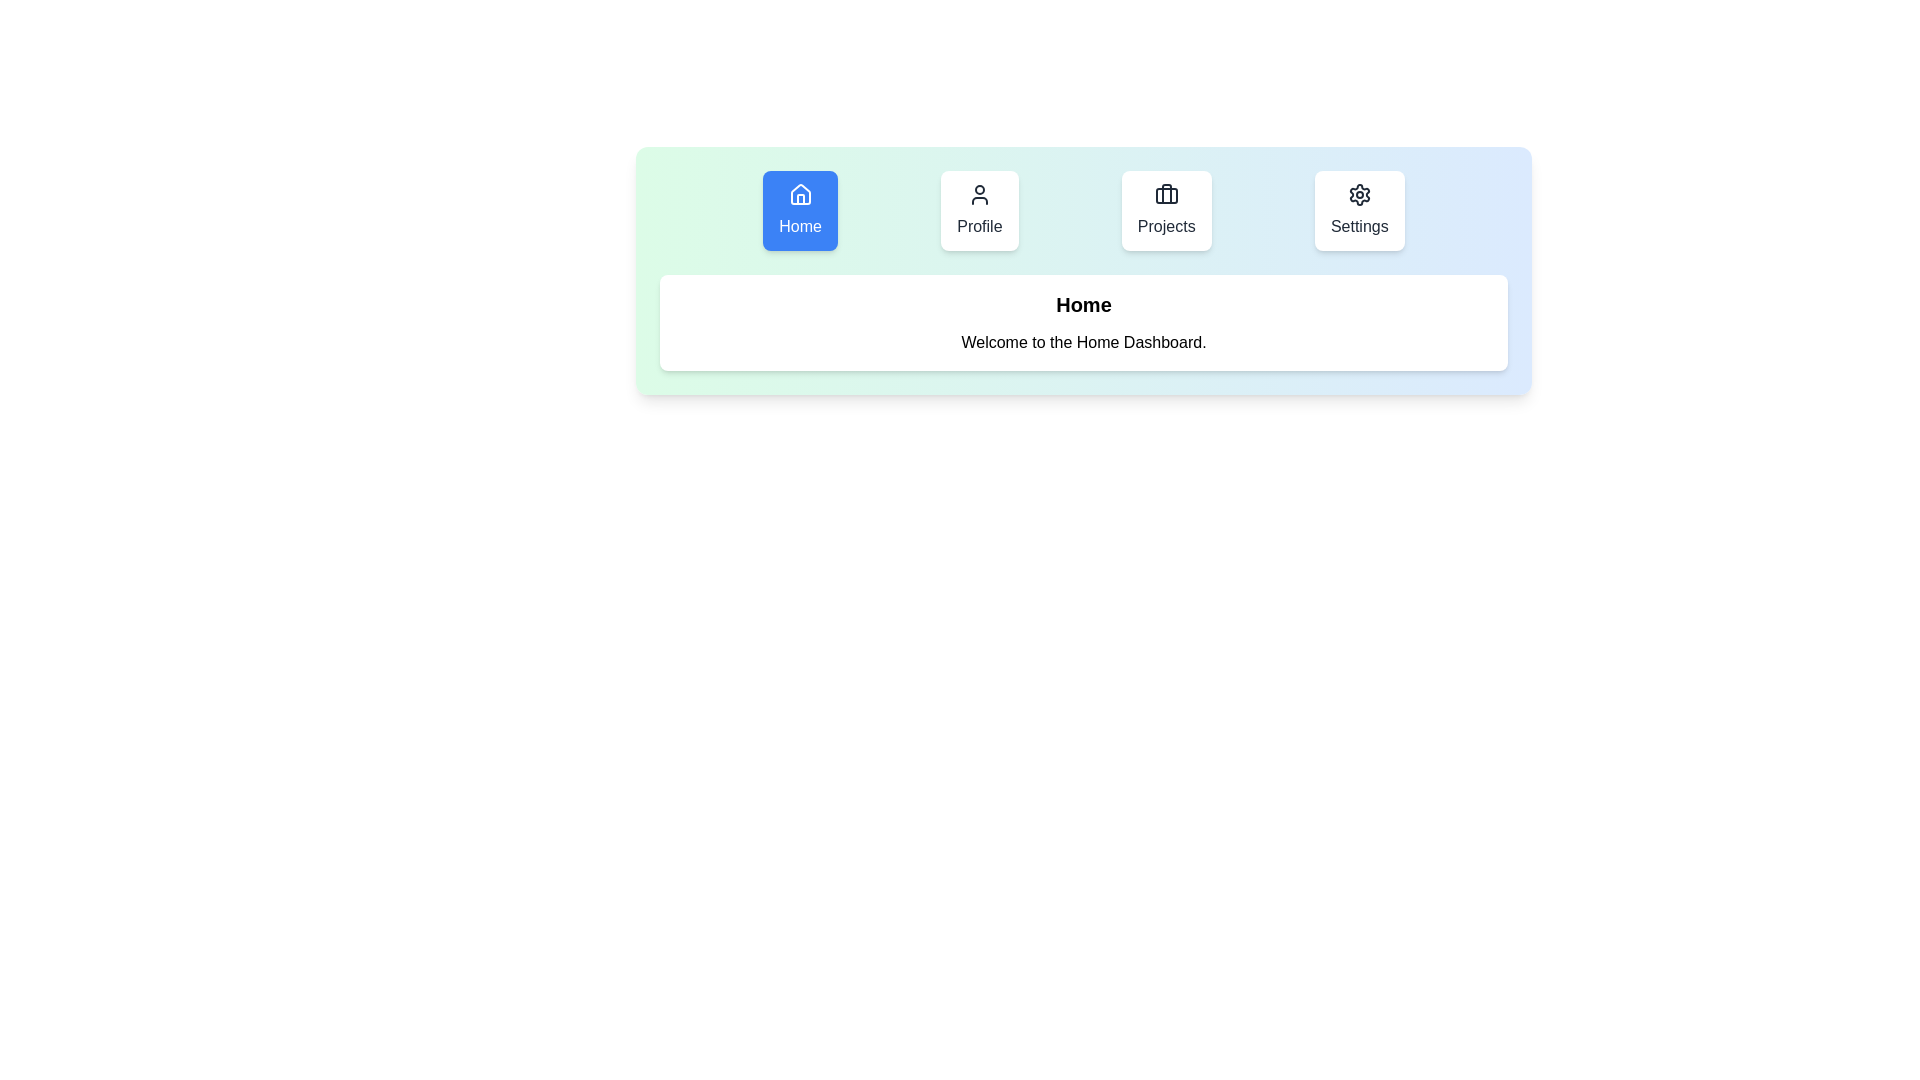 The width and height of the screenshot is (1920, 1080). What do you see at coordinates (1166, 211) in the screenshot?
I see `the tab labeled Projects to inspect its content` at bounding box center [1166, 211].